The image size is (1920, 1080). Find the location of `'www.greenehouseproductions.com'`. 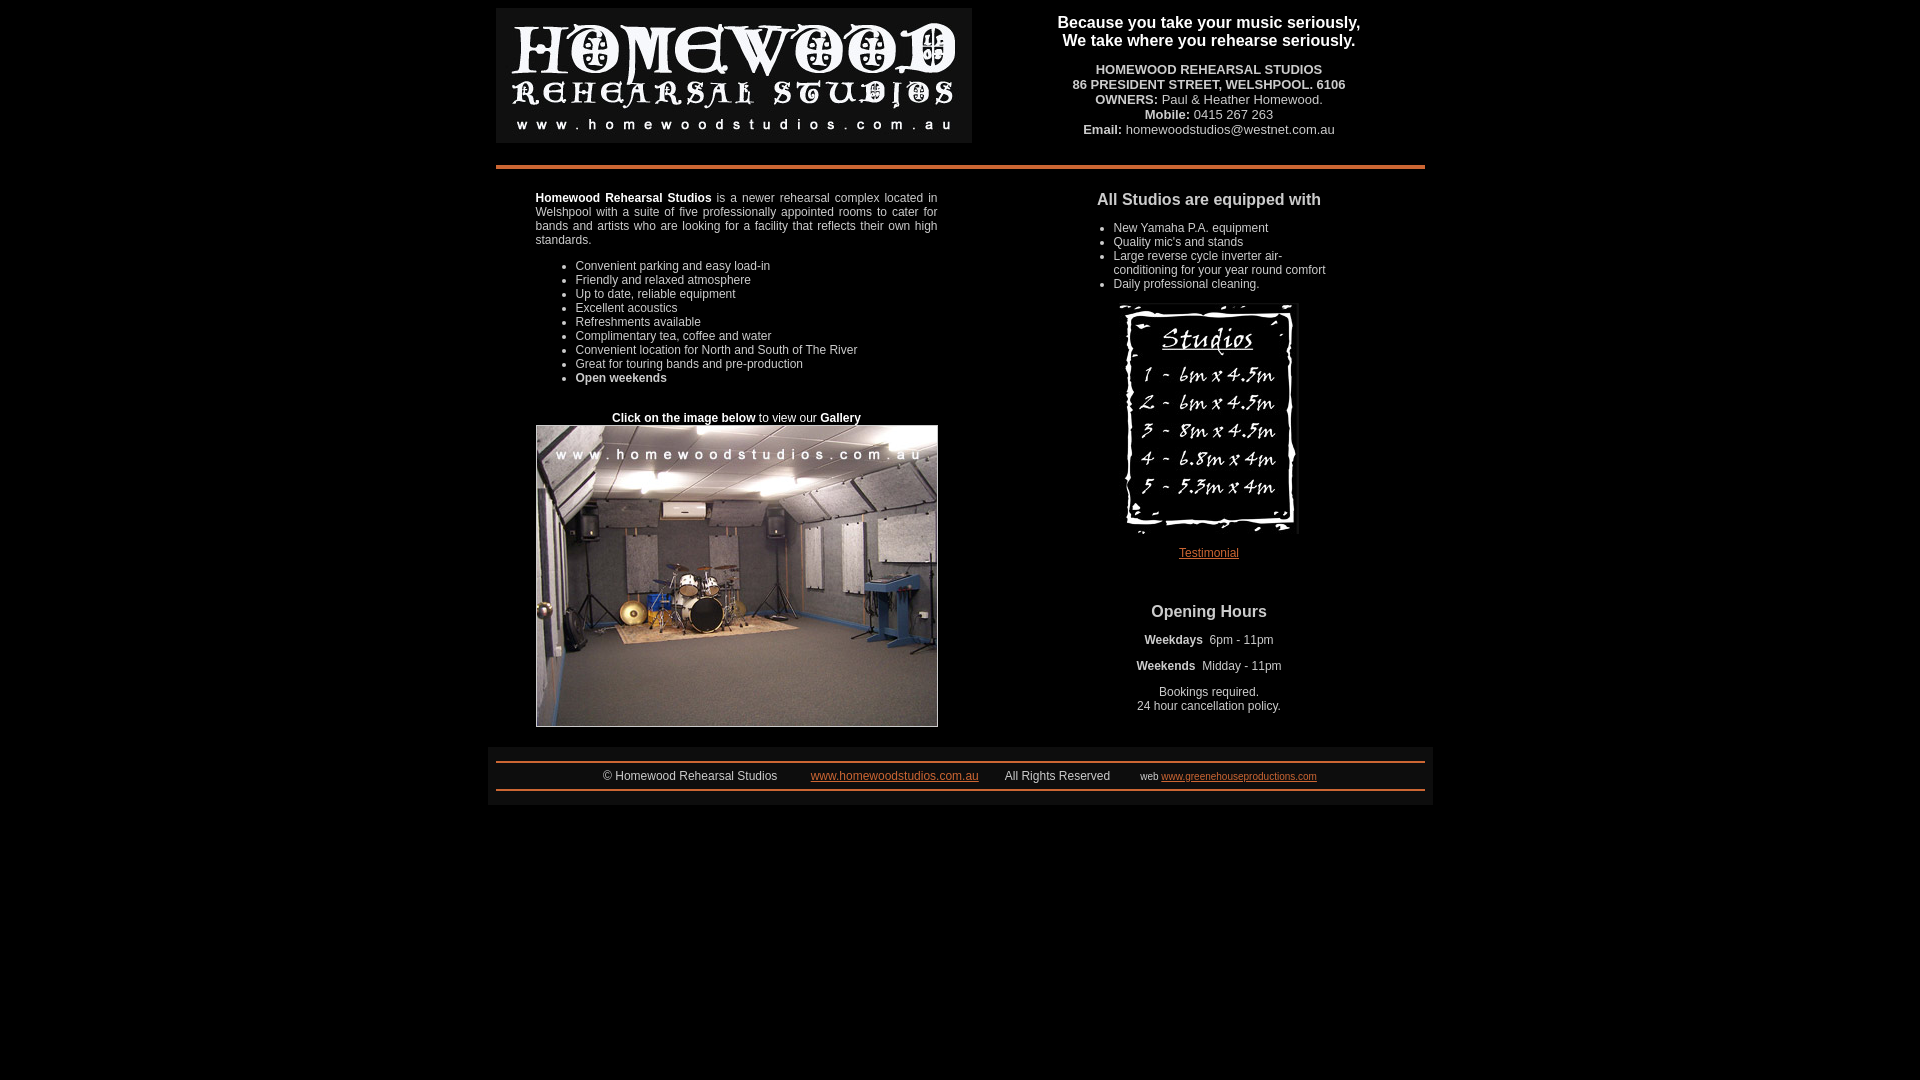

'www.greenehouseproductions.com' is located at coordinates (1237, 774).